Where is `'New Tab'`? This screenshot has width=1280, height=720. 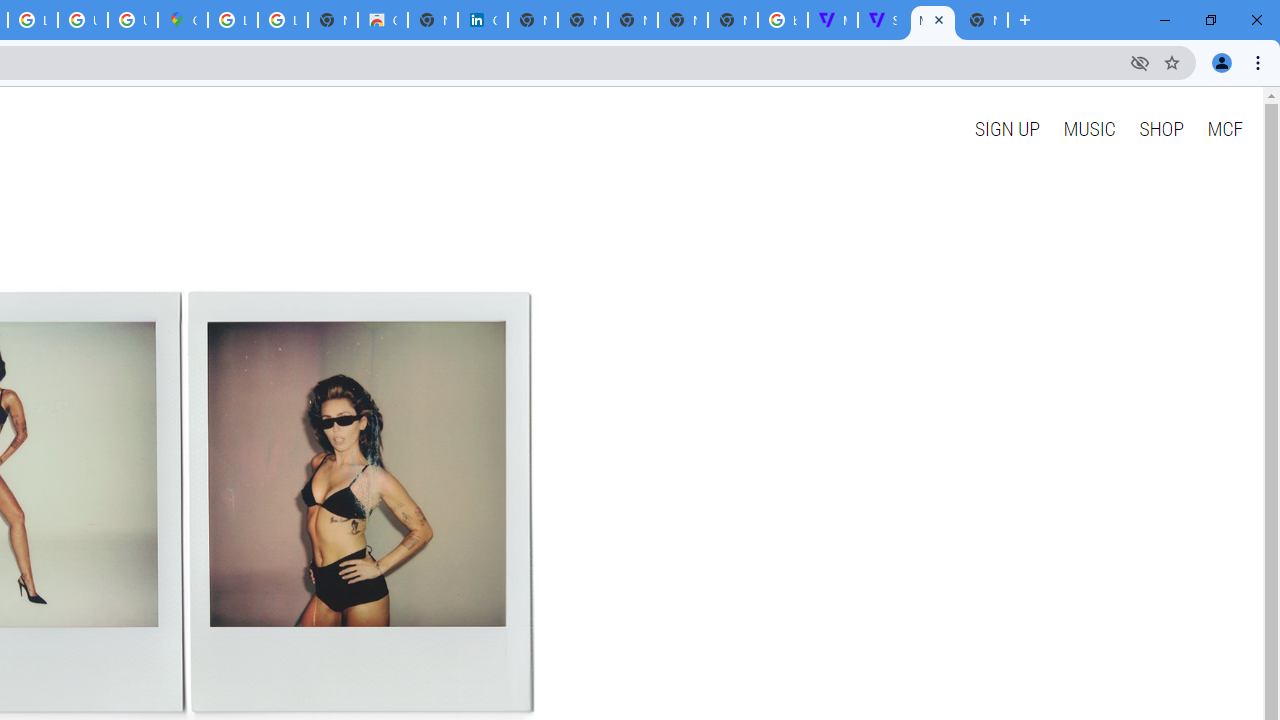
'New Tab' is located at coordinates (983, 20).